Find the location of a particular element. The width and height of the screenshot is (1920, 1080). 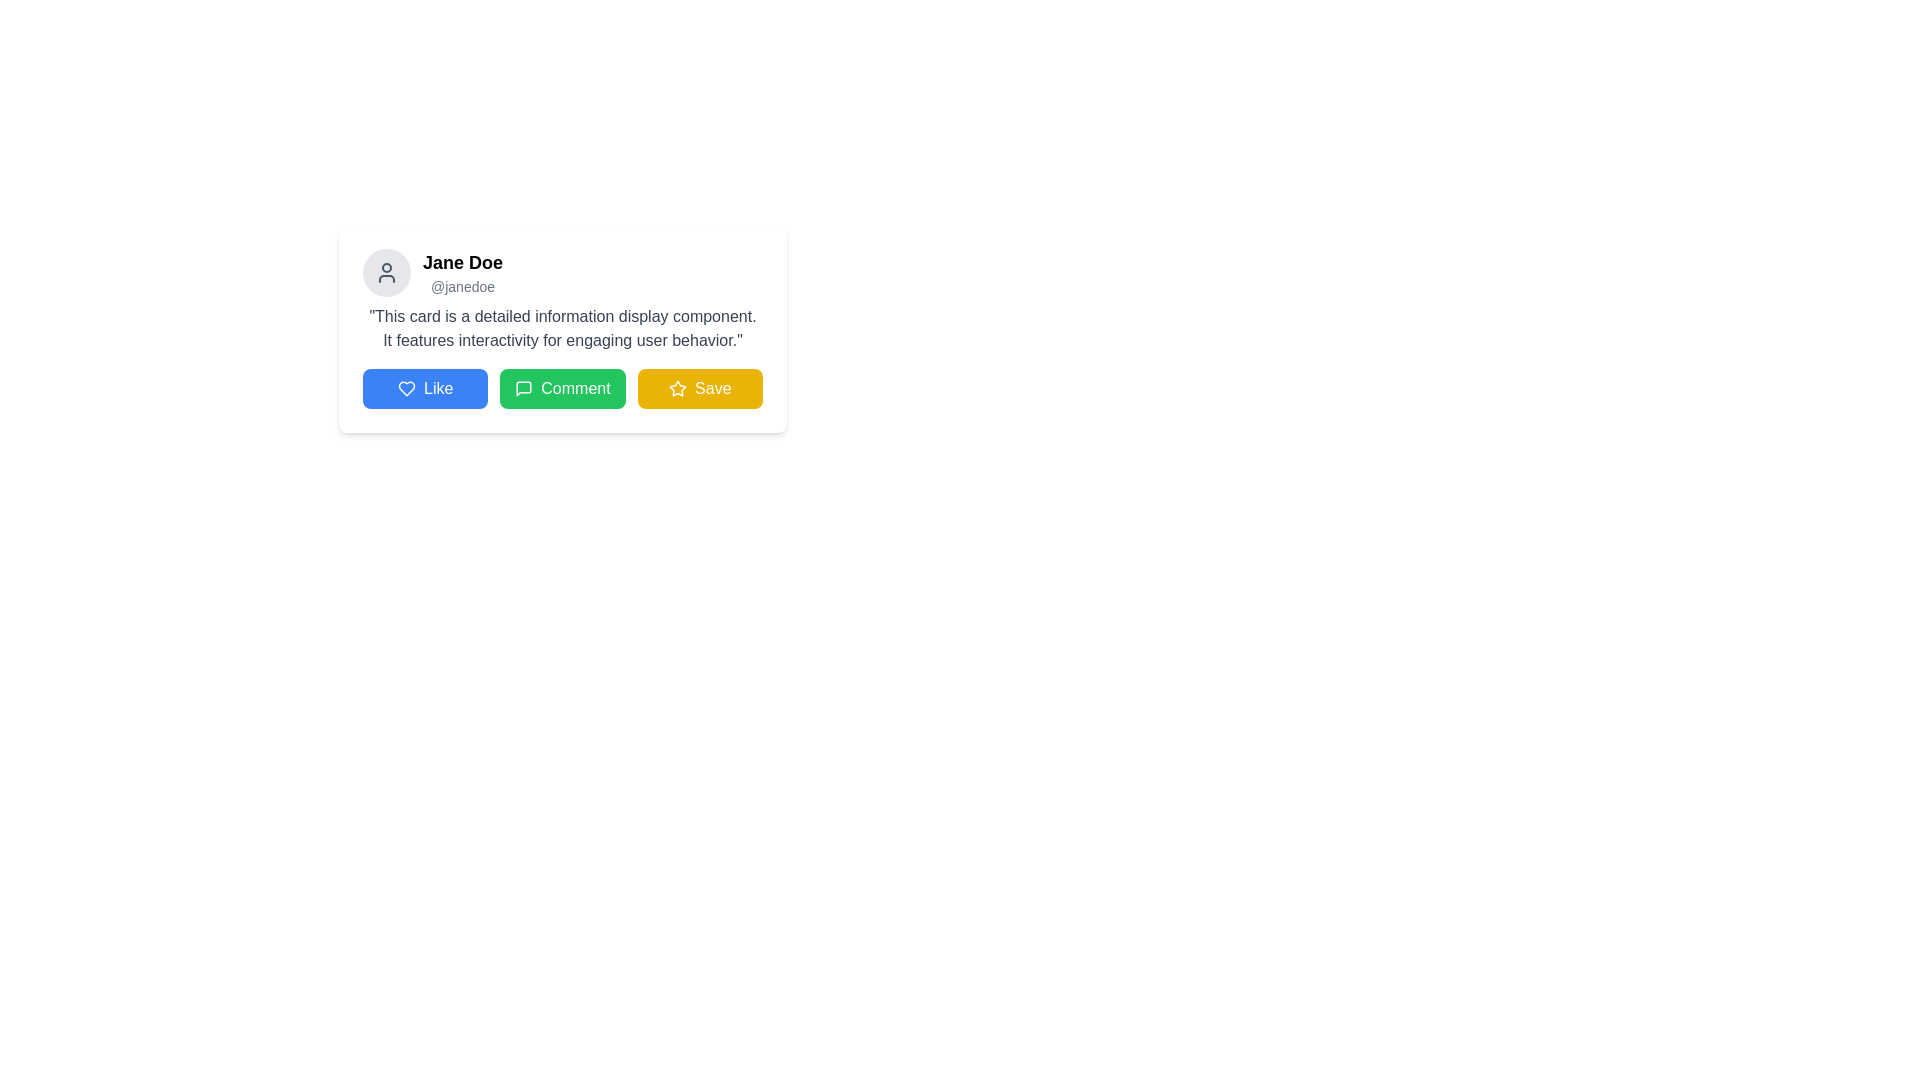

the text label displaying 'Jane Doe', which is prominently styled in large bold font and located at the upper-left section of the card layout is located at coordinates (462, 261).